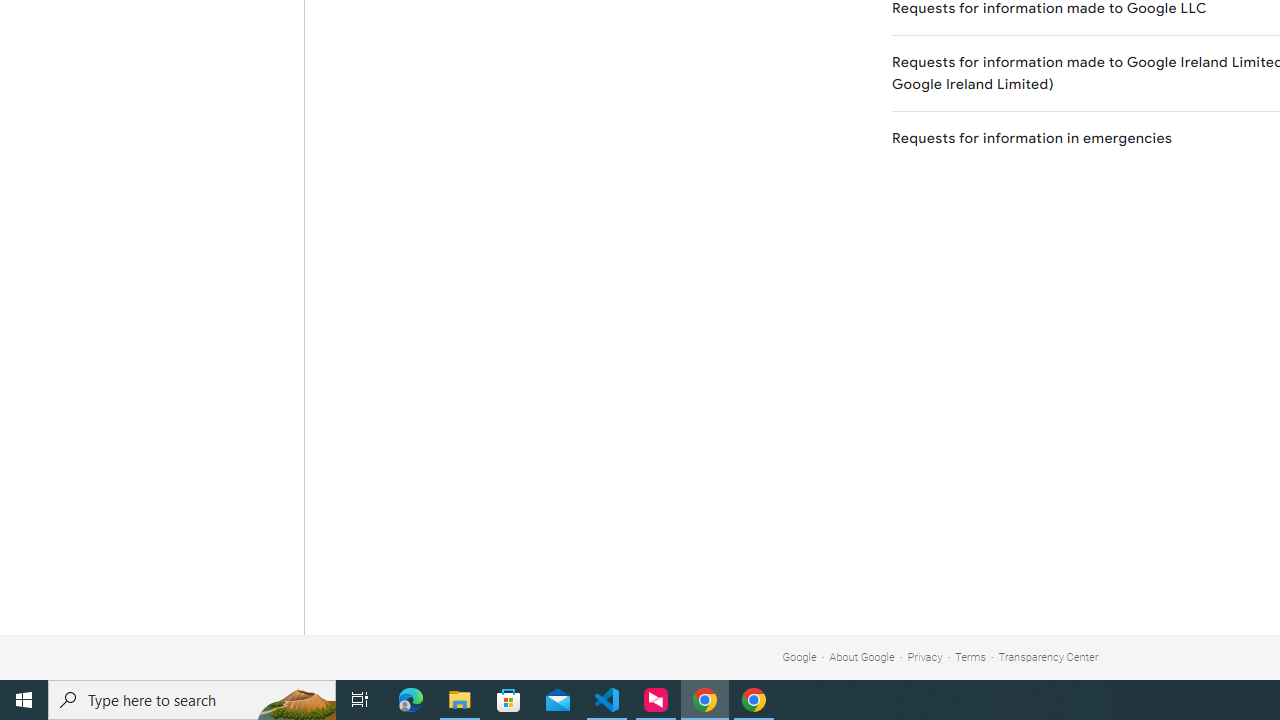  What do you see at coordinates (862, 657) in the screenshot?
I see `'About Google'` at bounding box center [862, 657].